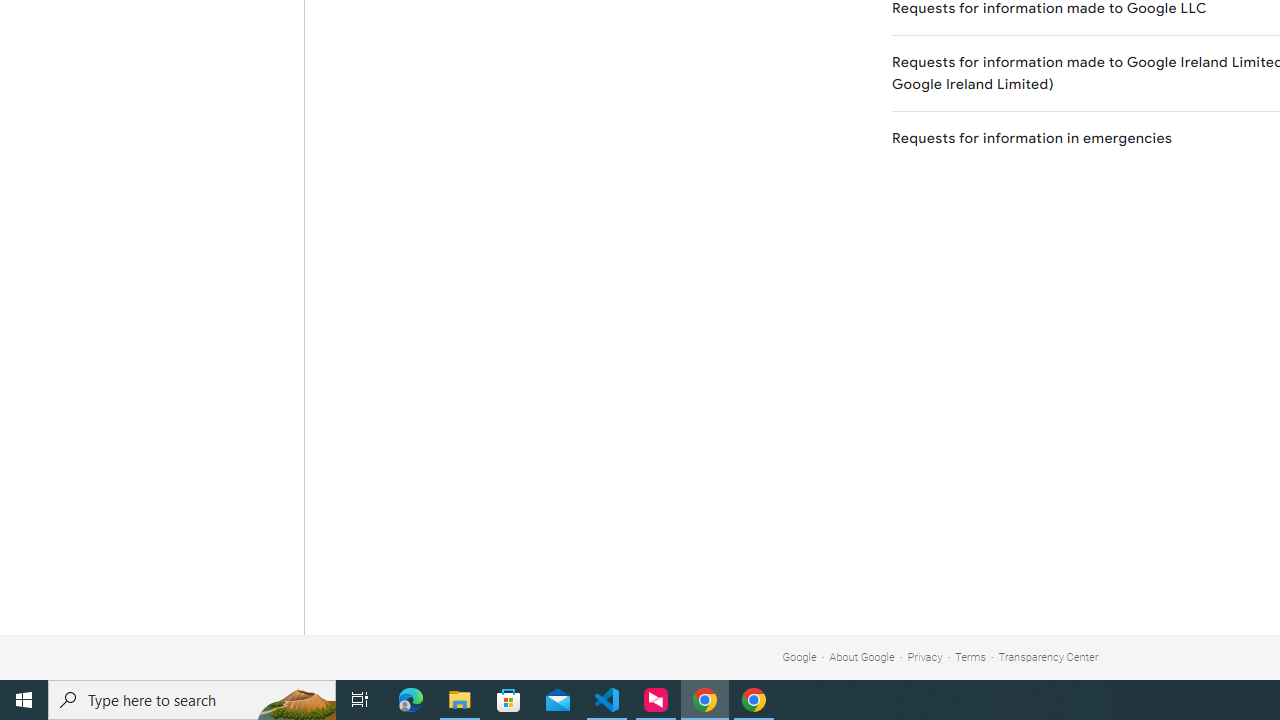  What do you see at coordinates (862, 657) in the screenshot?
I see `'About Google'` at bounding box center [862, 657].